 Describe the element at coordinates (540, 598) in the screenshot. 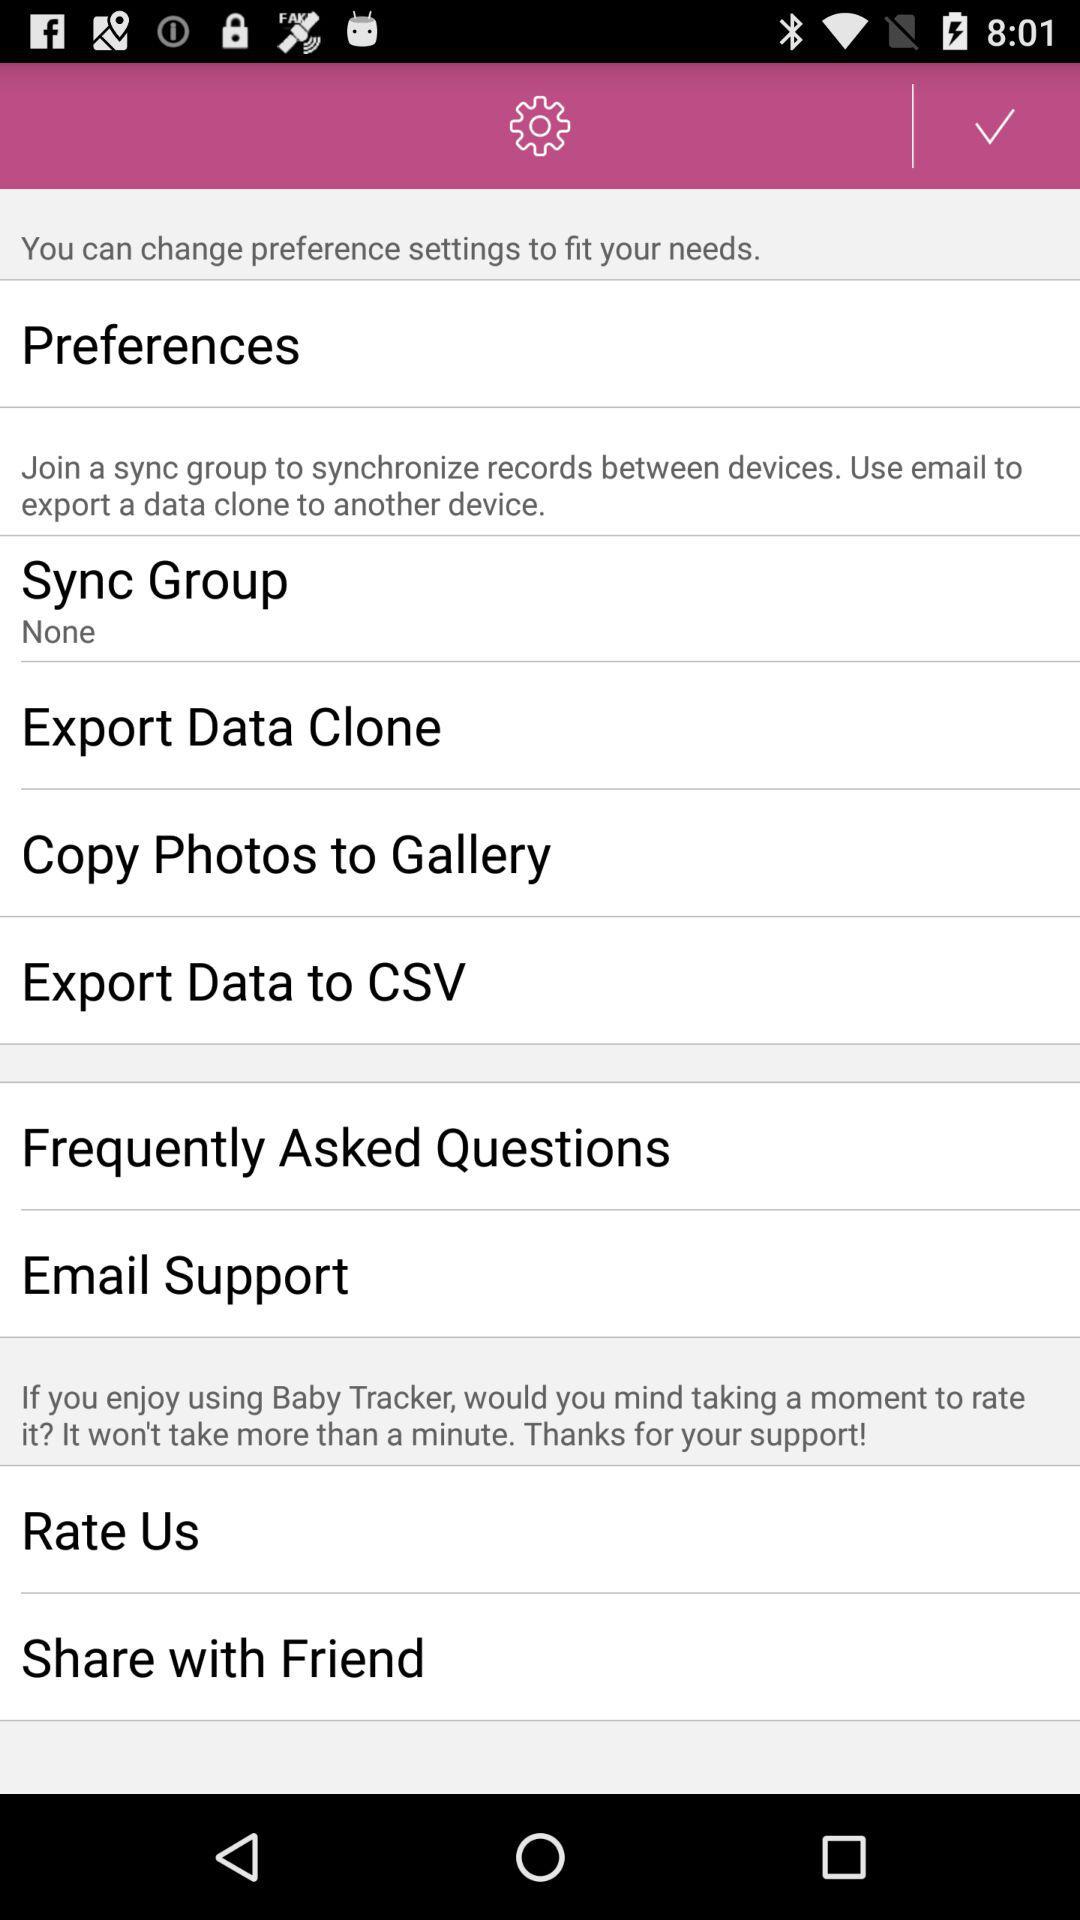

I see `sync group` at that location.